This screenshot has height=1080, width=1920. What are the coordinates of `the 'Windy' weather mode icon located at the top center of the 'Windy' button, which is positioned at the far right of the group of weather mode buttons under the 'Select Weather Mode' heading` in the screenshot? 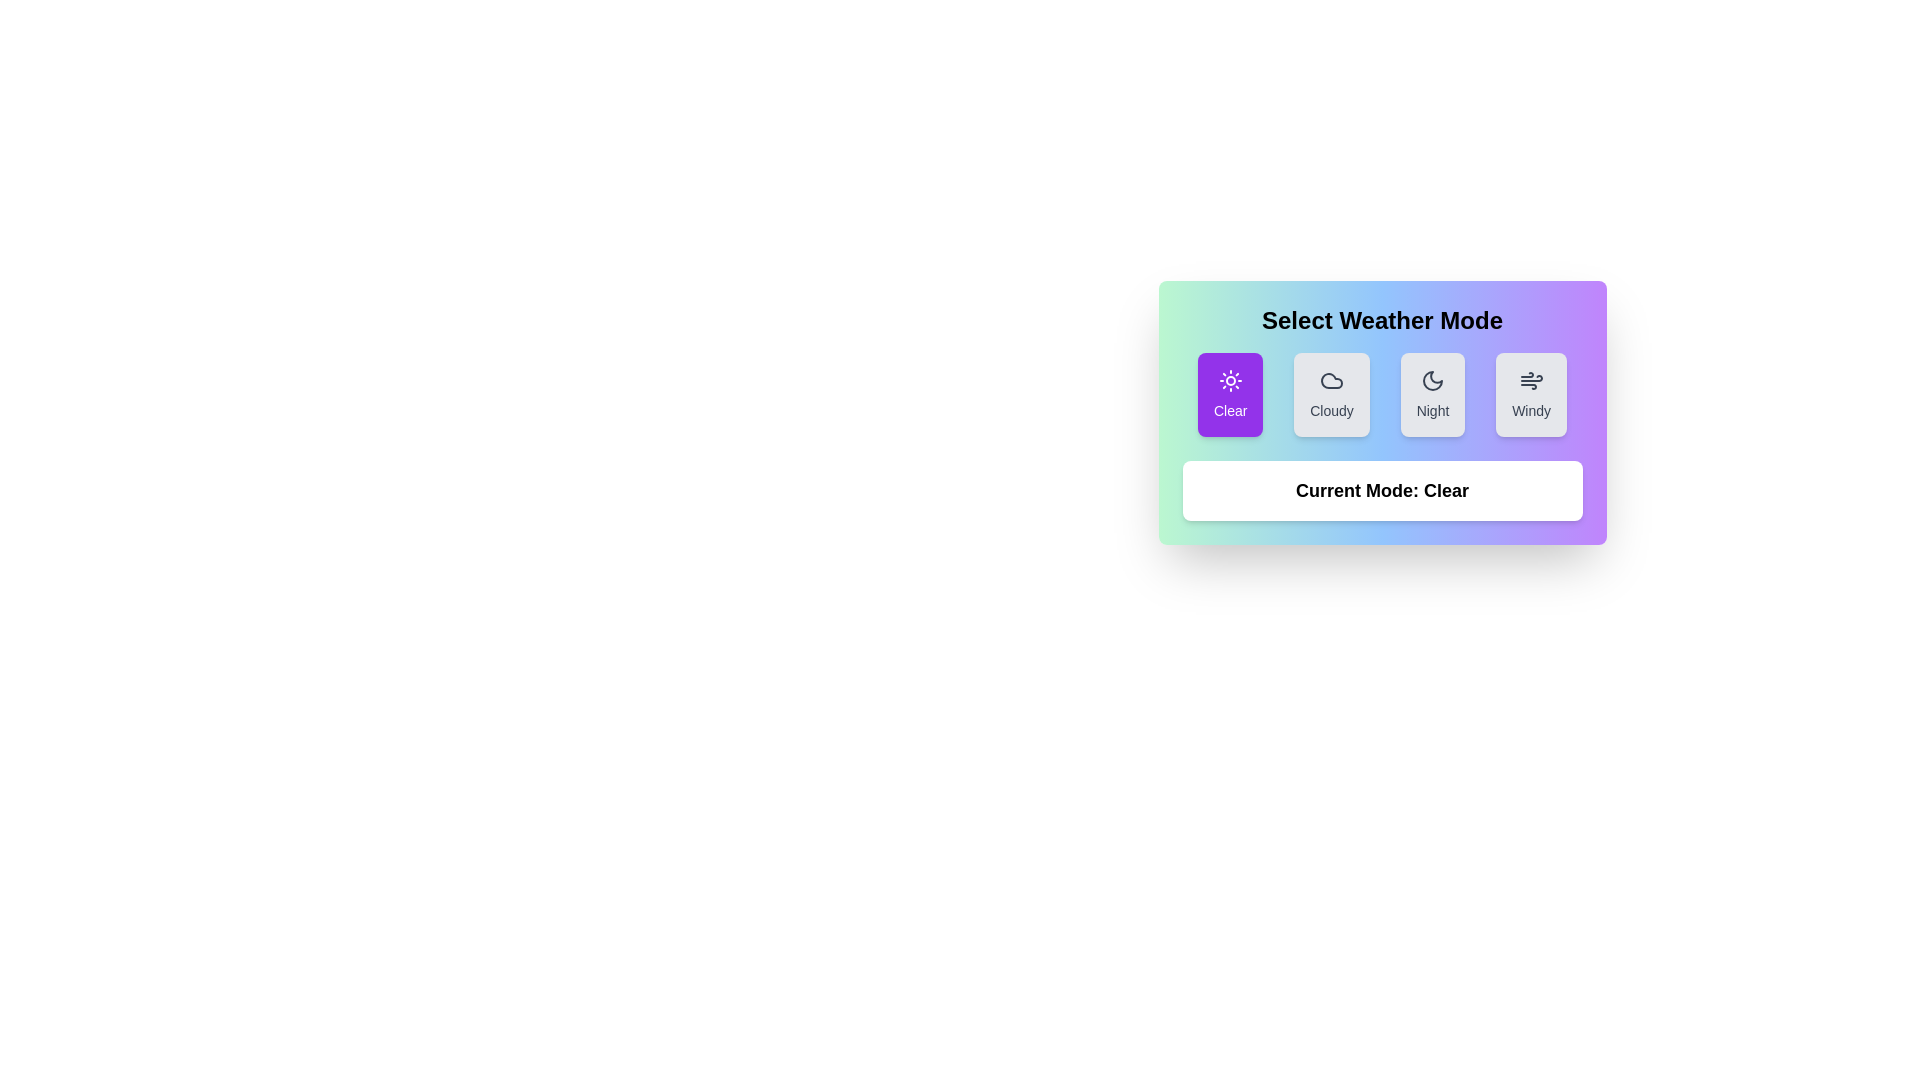 It's located at (1530, 381).